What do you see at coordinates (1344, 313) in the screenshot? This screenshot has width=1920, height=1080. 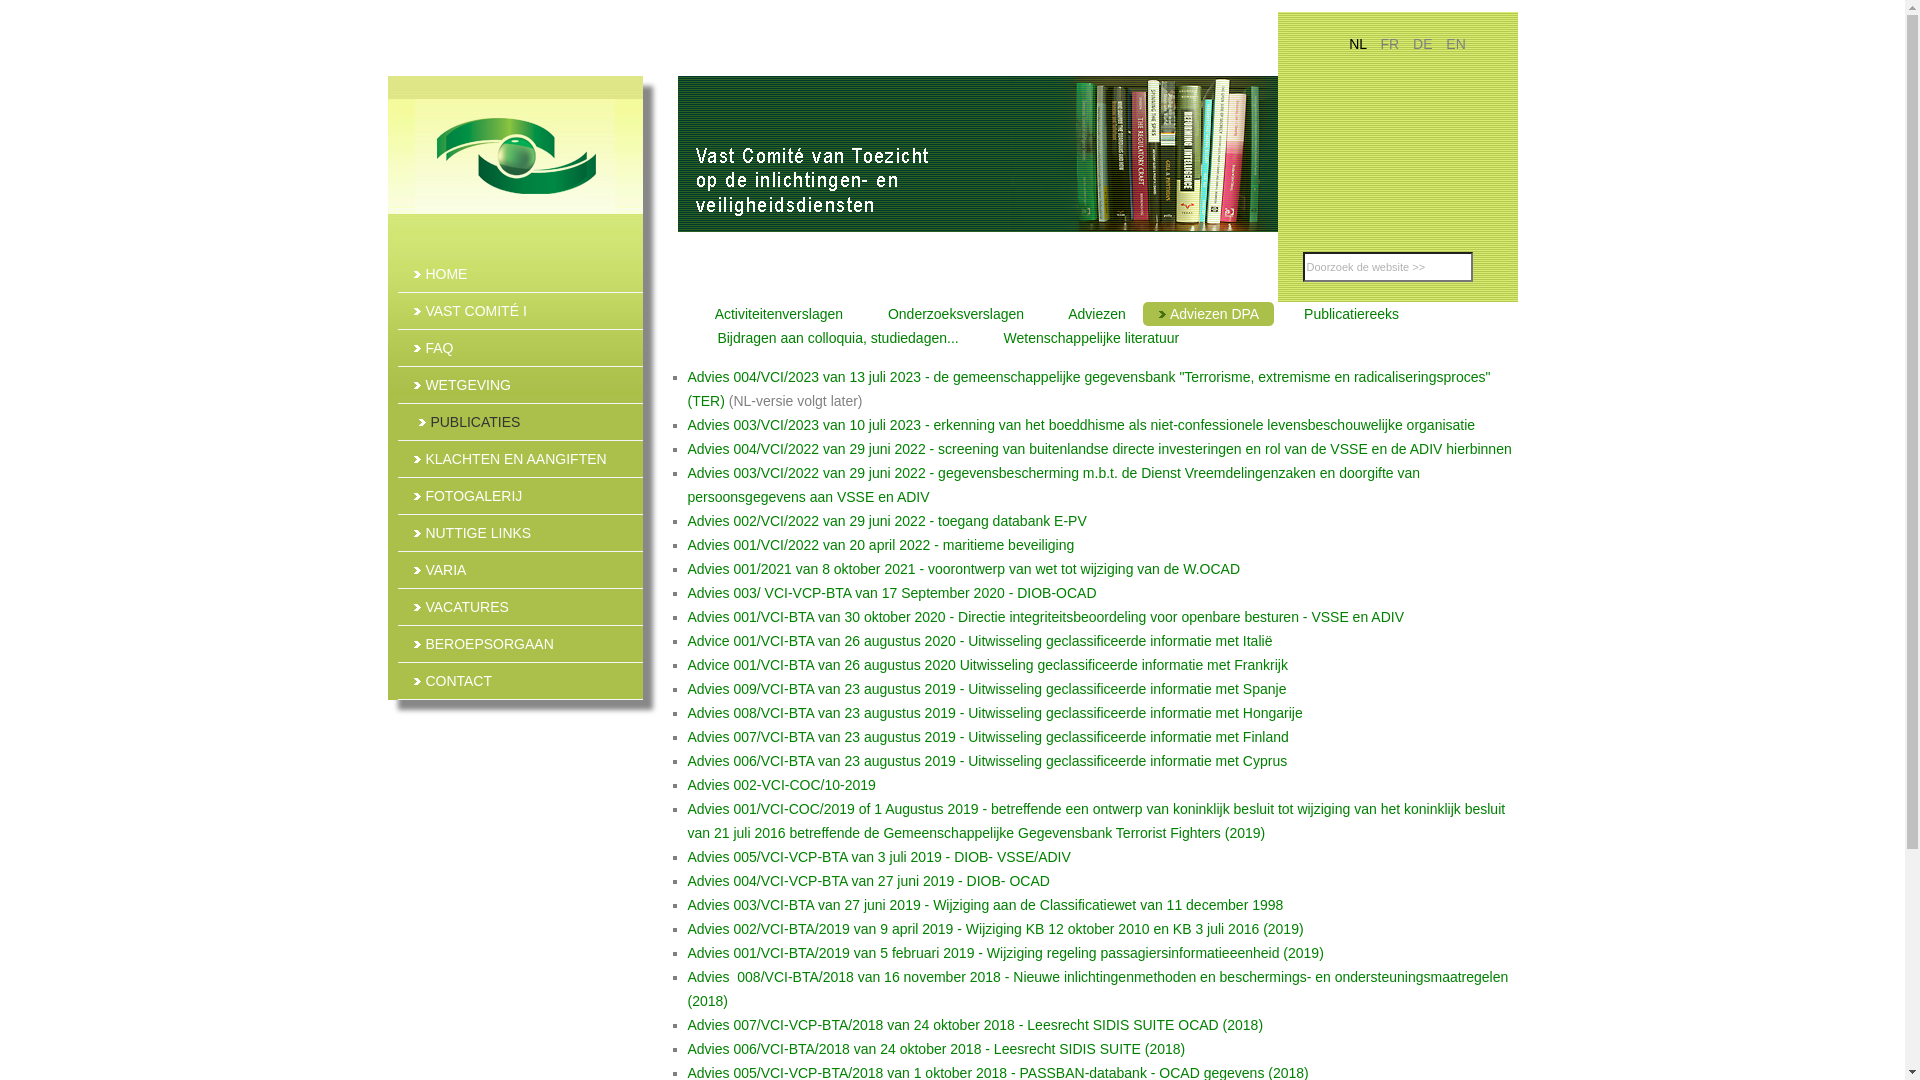 I see `'Publicatiereeks'` at bounding box center [1344, 313].